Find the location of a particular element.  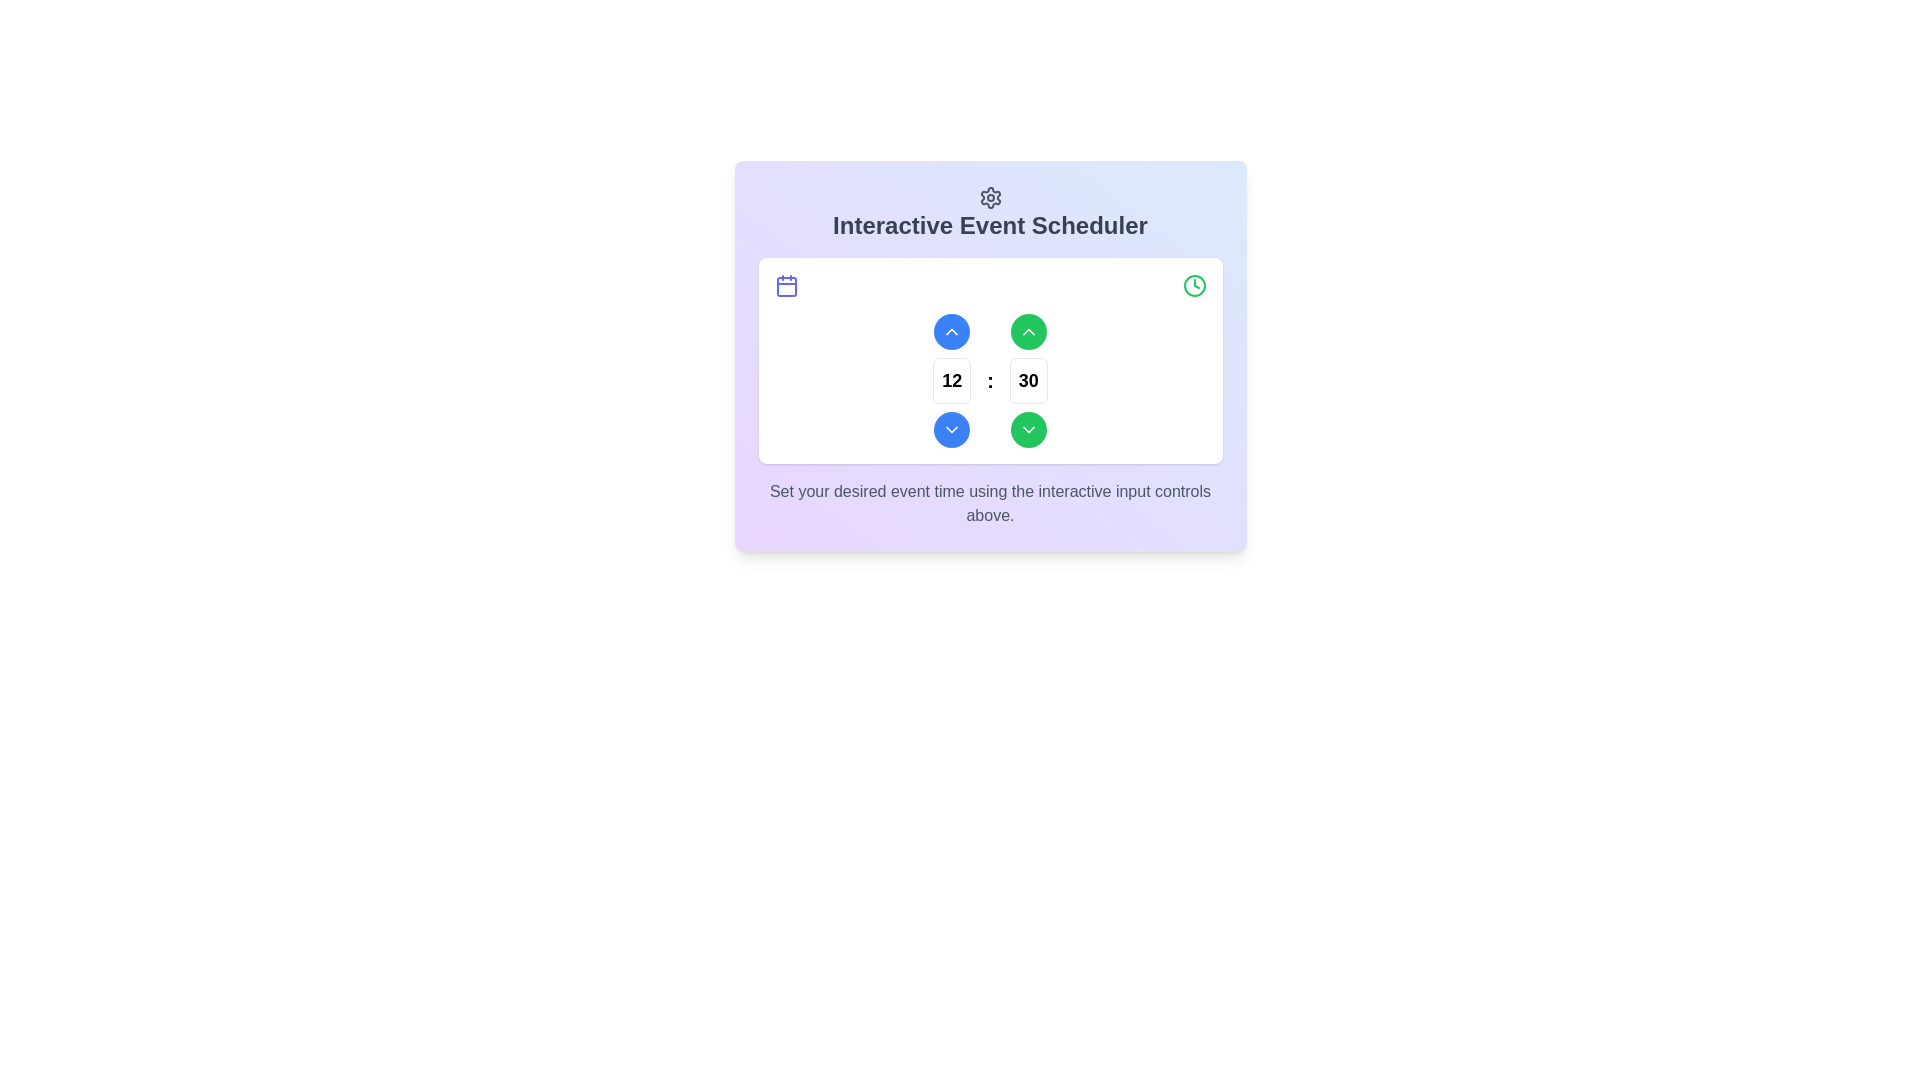

the highlighted label displaying the number '30', which is styled with a bold font and enclosed in a bordered box, located to the right of a ':' character and adjacent to the number '12' in the time setting interface is located at coordinates (1028, 380).